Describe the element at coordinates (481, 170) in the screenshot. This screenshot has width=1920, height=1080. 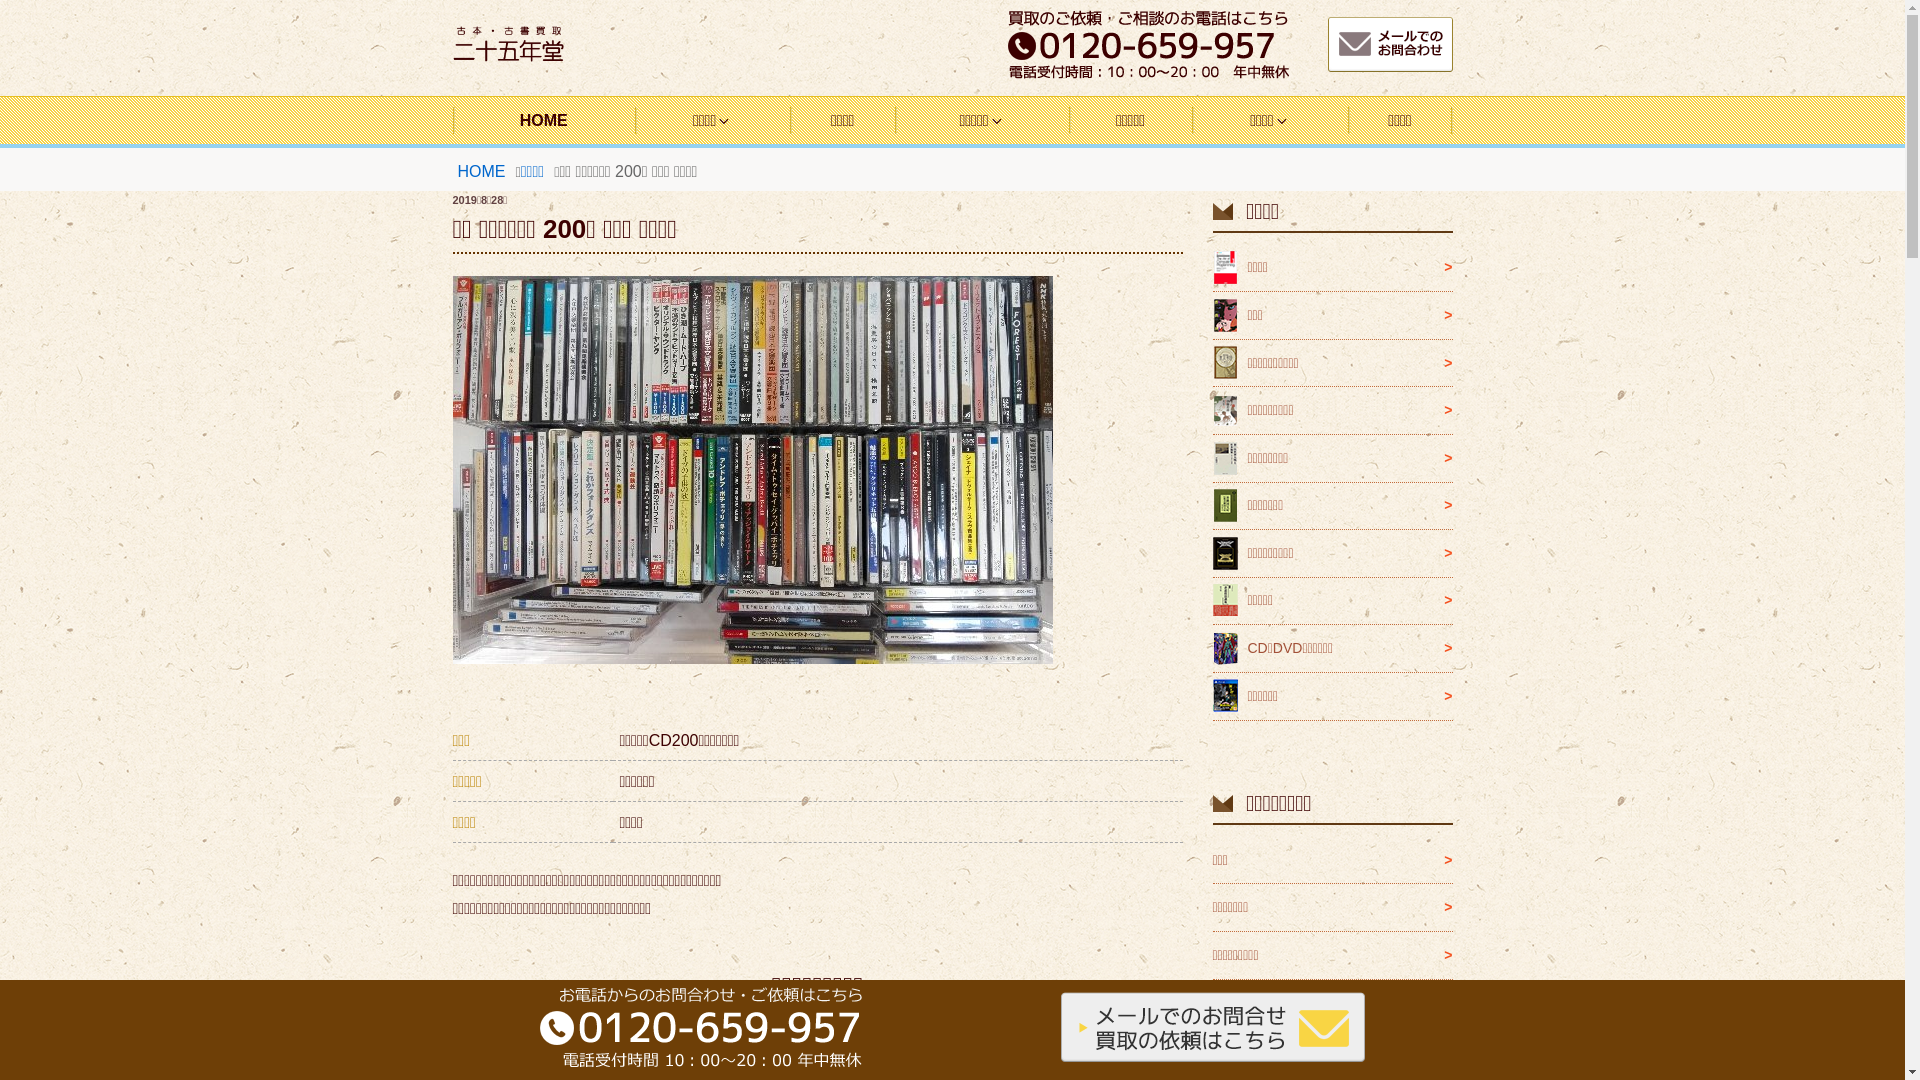
I see `'HOME'` at that location.